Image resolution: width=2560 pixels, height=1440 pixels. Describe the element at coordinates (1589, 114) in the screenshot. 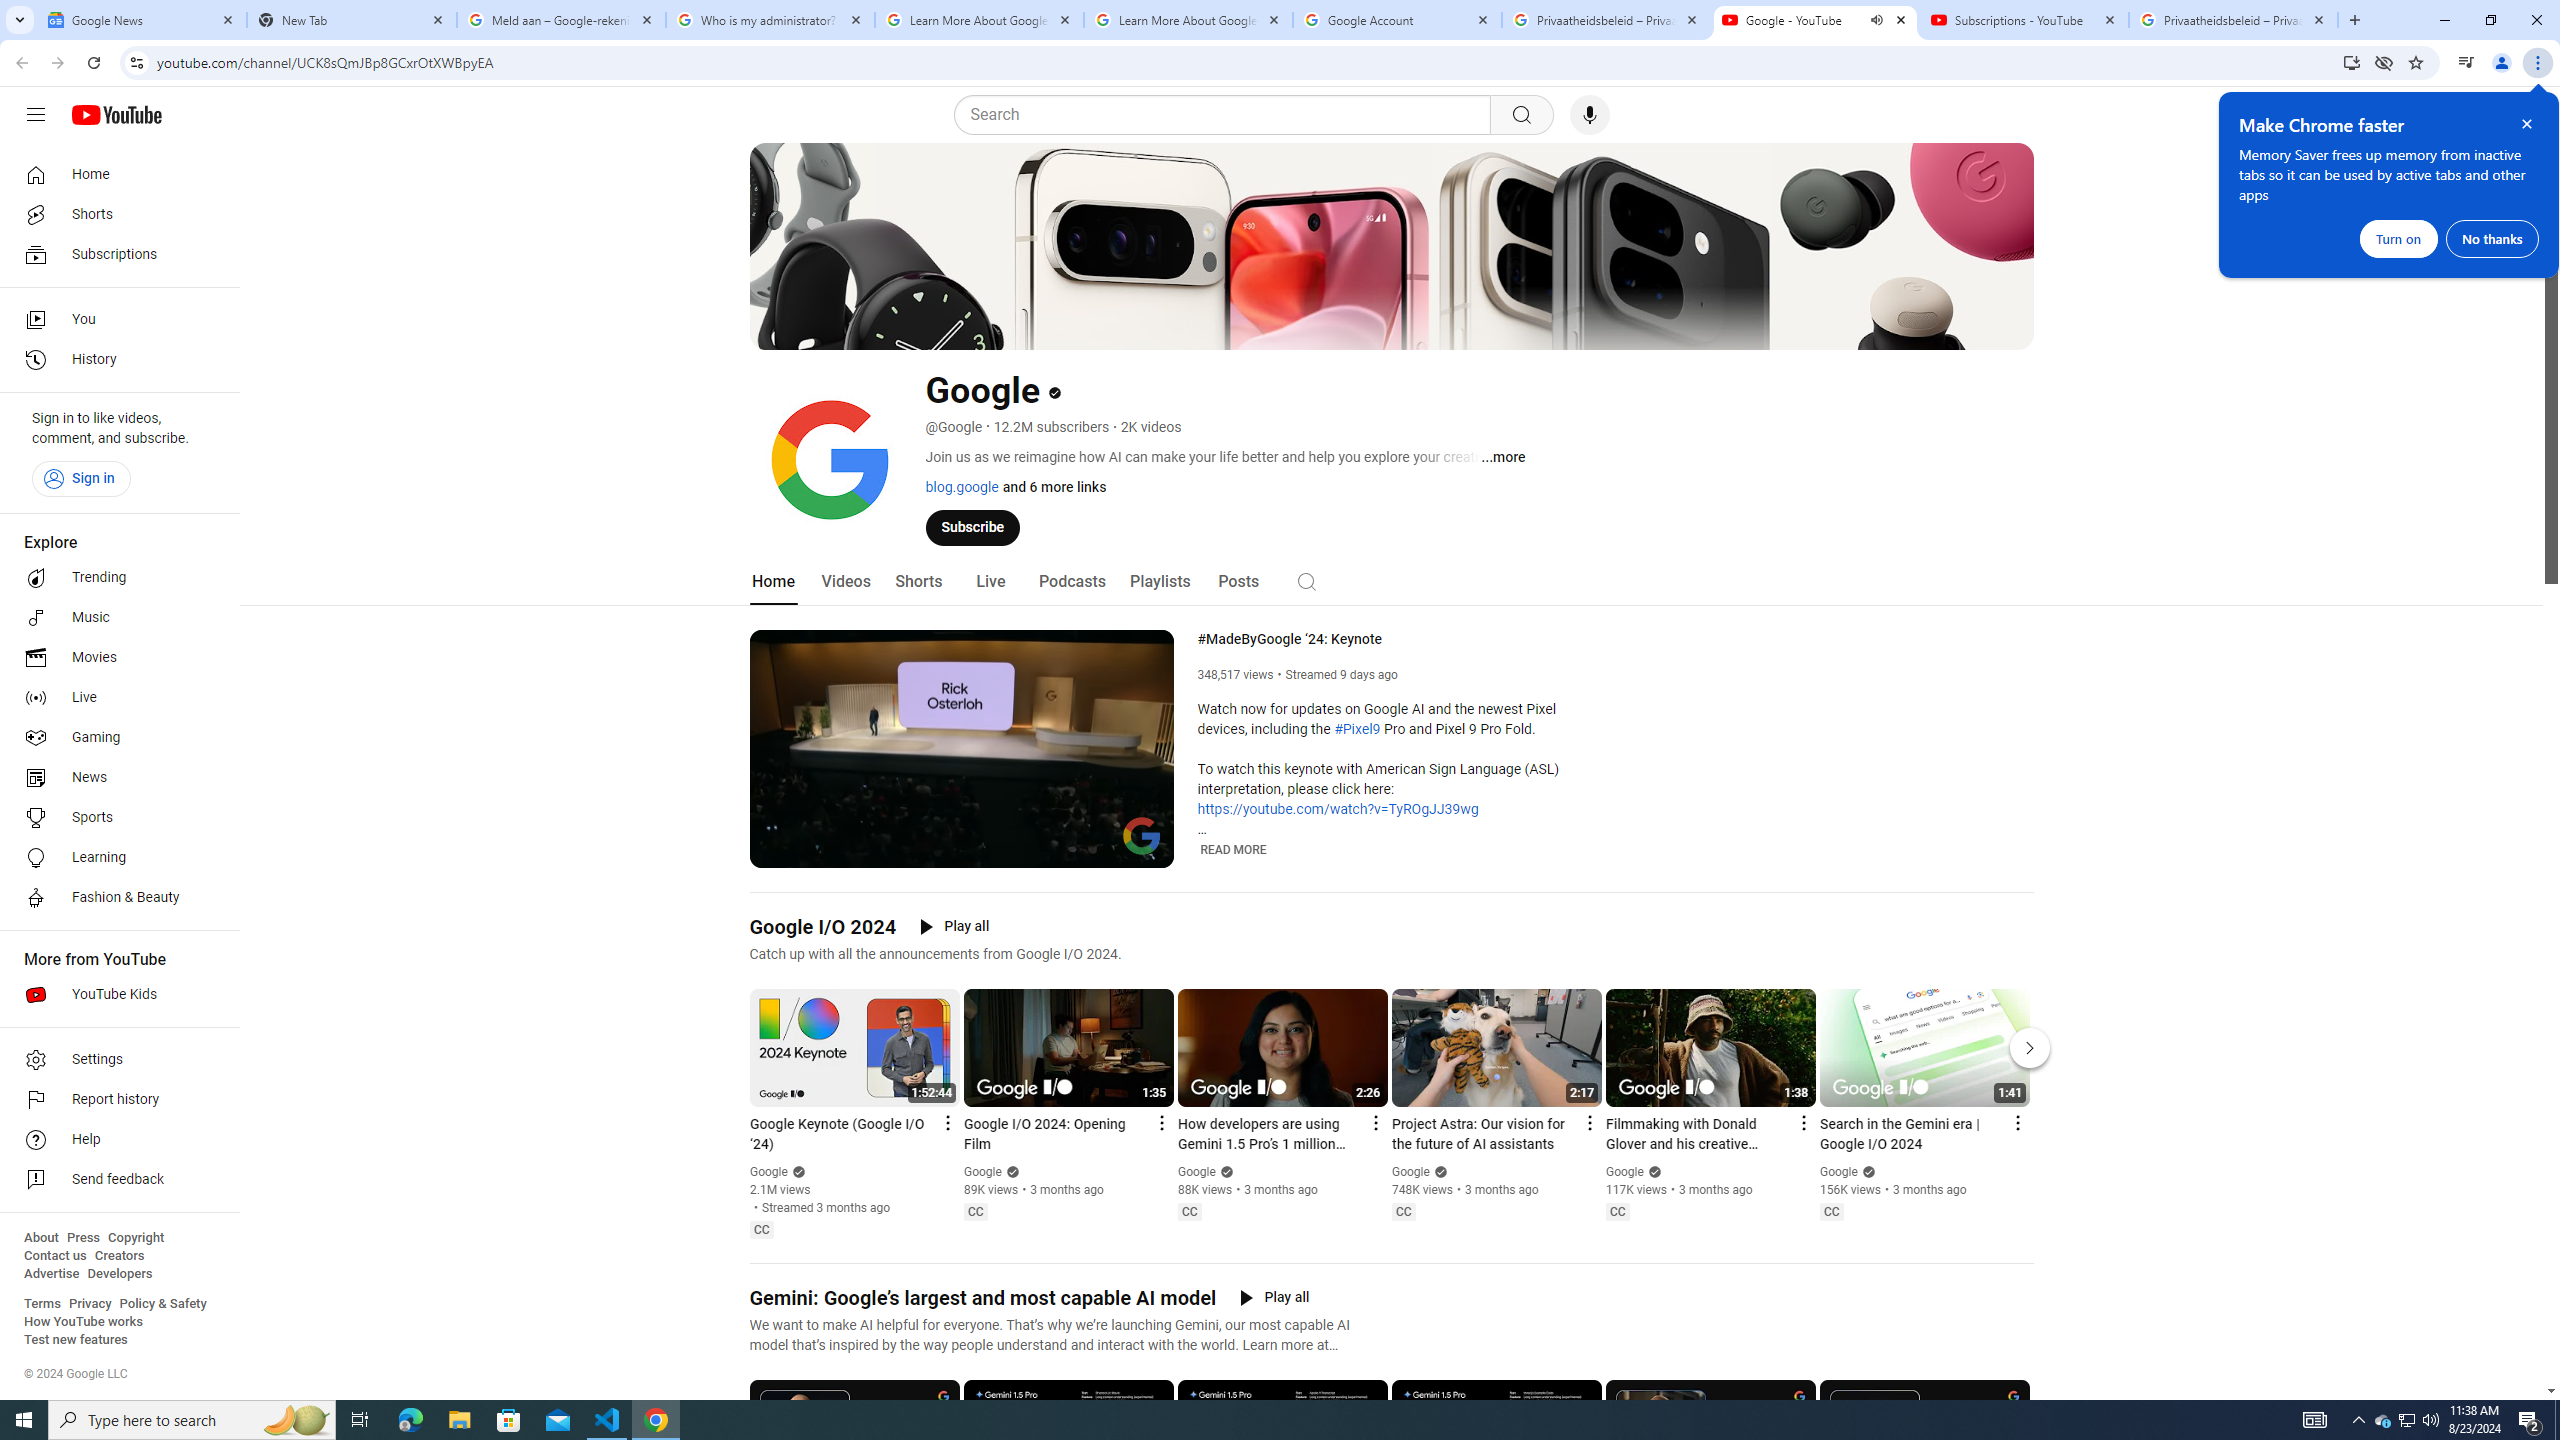

I see `'Search with your voice'` at that location.